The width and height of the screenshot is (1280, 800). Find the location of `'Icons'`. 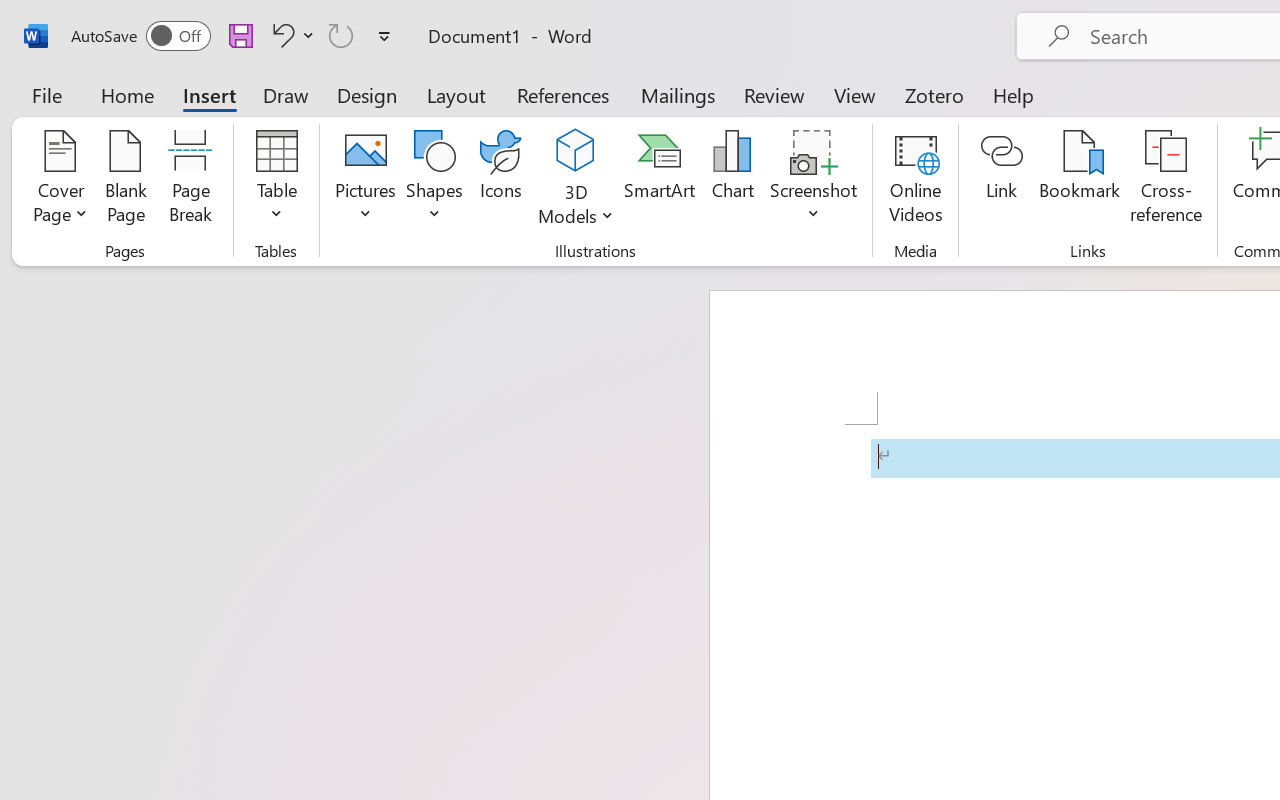

'Icons' is located at coordinates (501, 179).